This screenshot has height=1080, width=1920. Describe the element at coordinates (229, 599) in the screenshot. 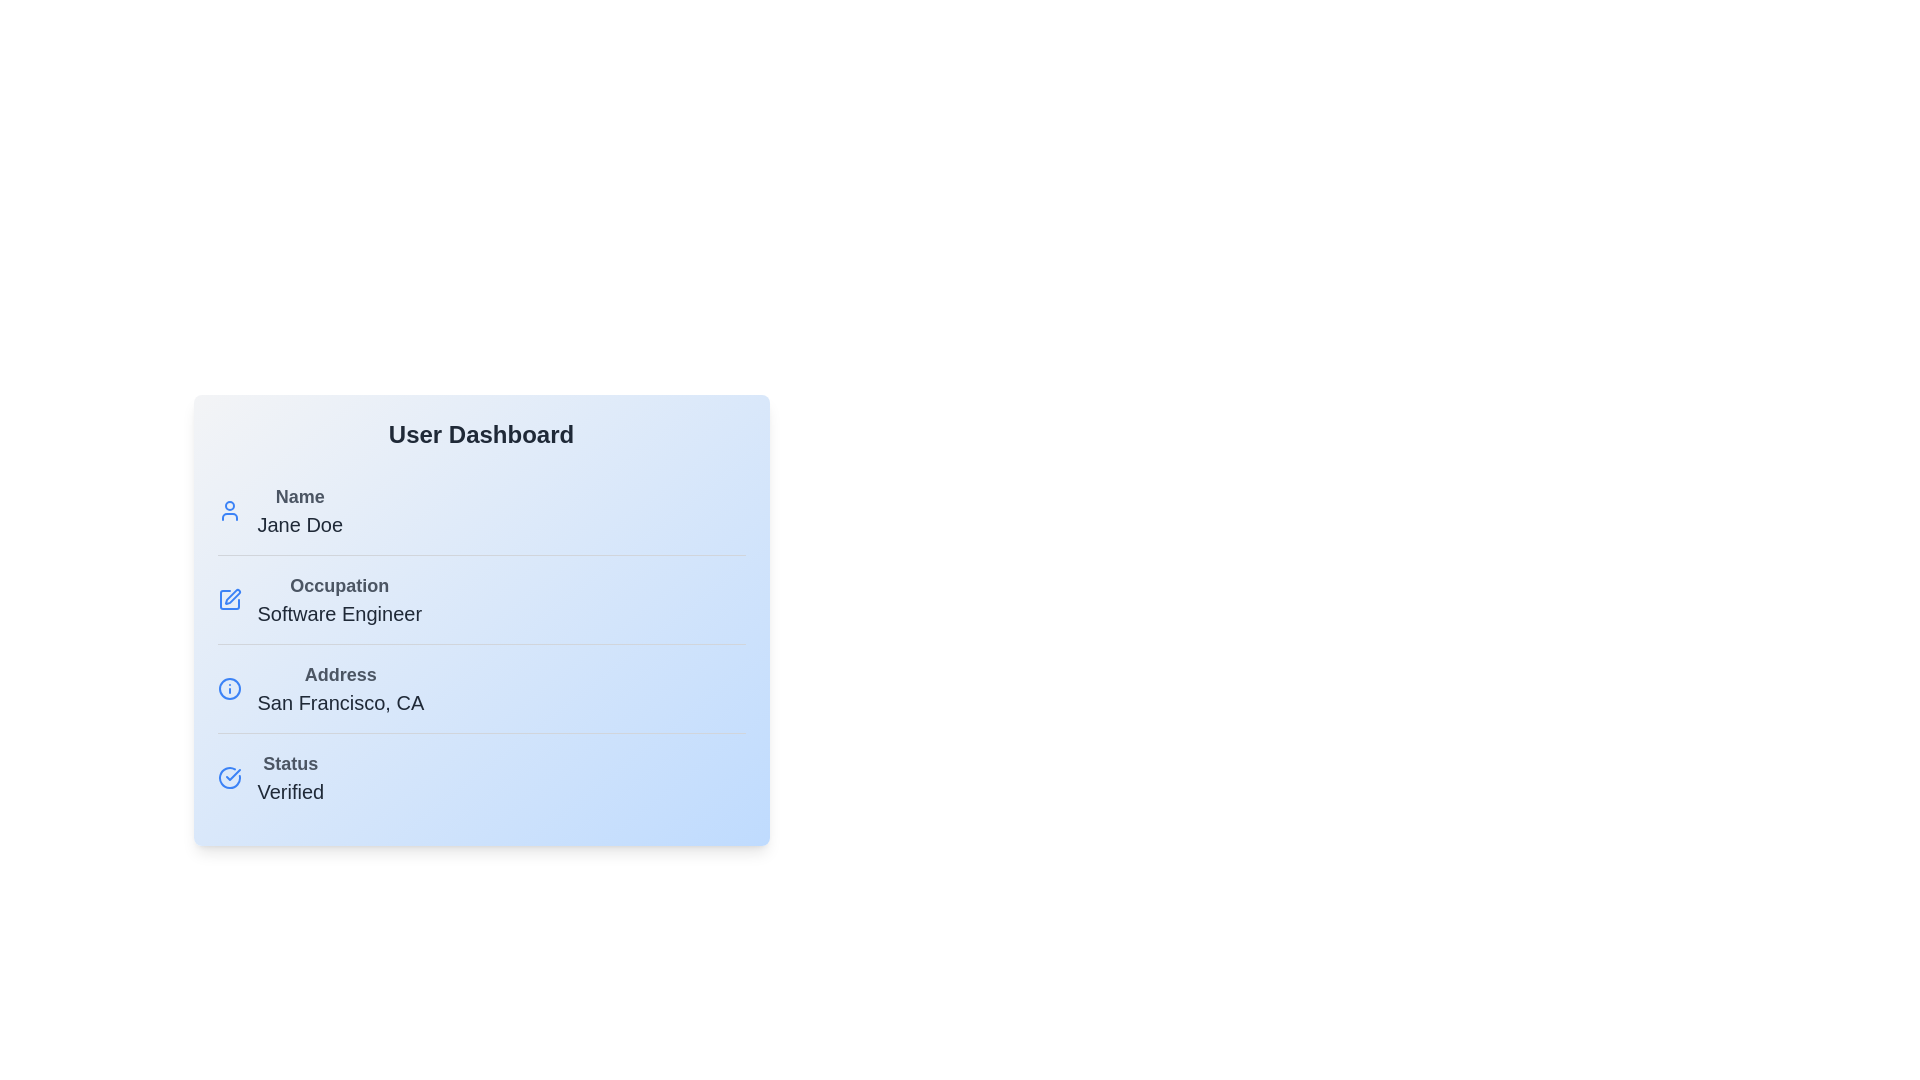

I see `the editing icon located next to the 'Occupation' label in the second row of the user dashboard interface` at that location.